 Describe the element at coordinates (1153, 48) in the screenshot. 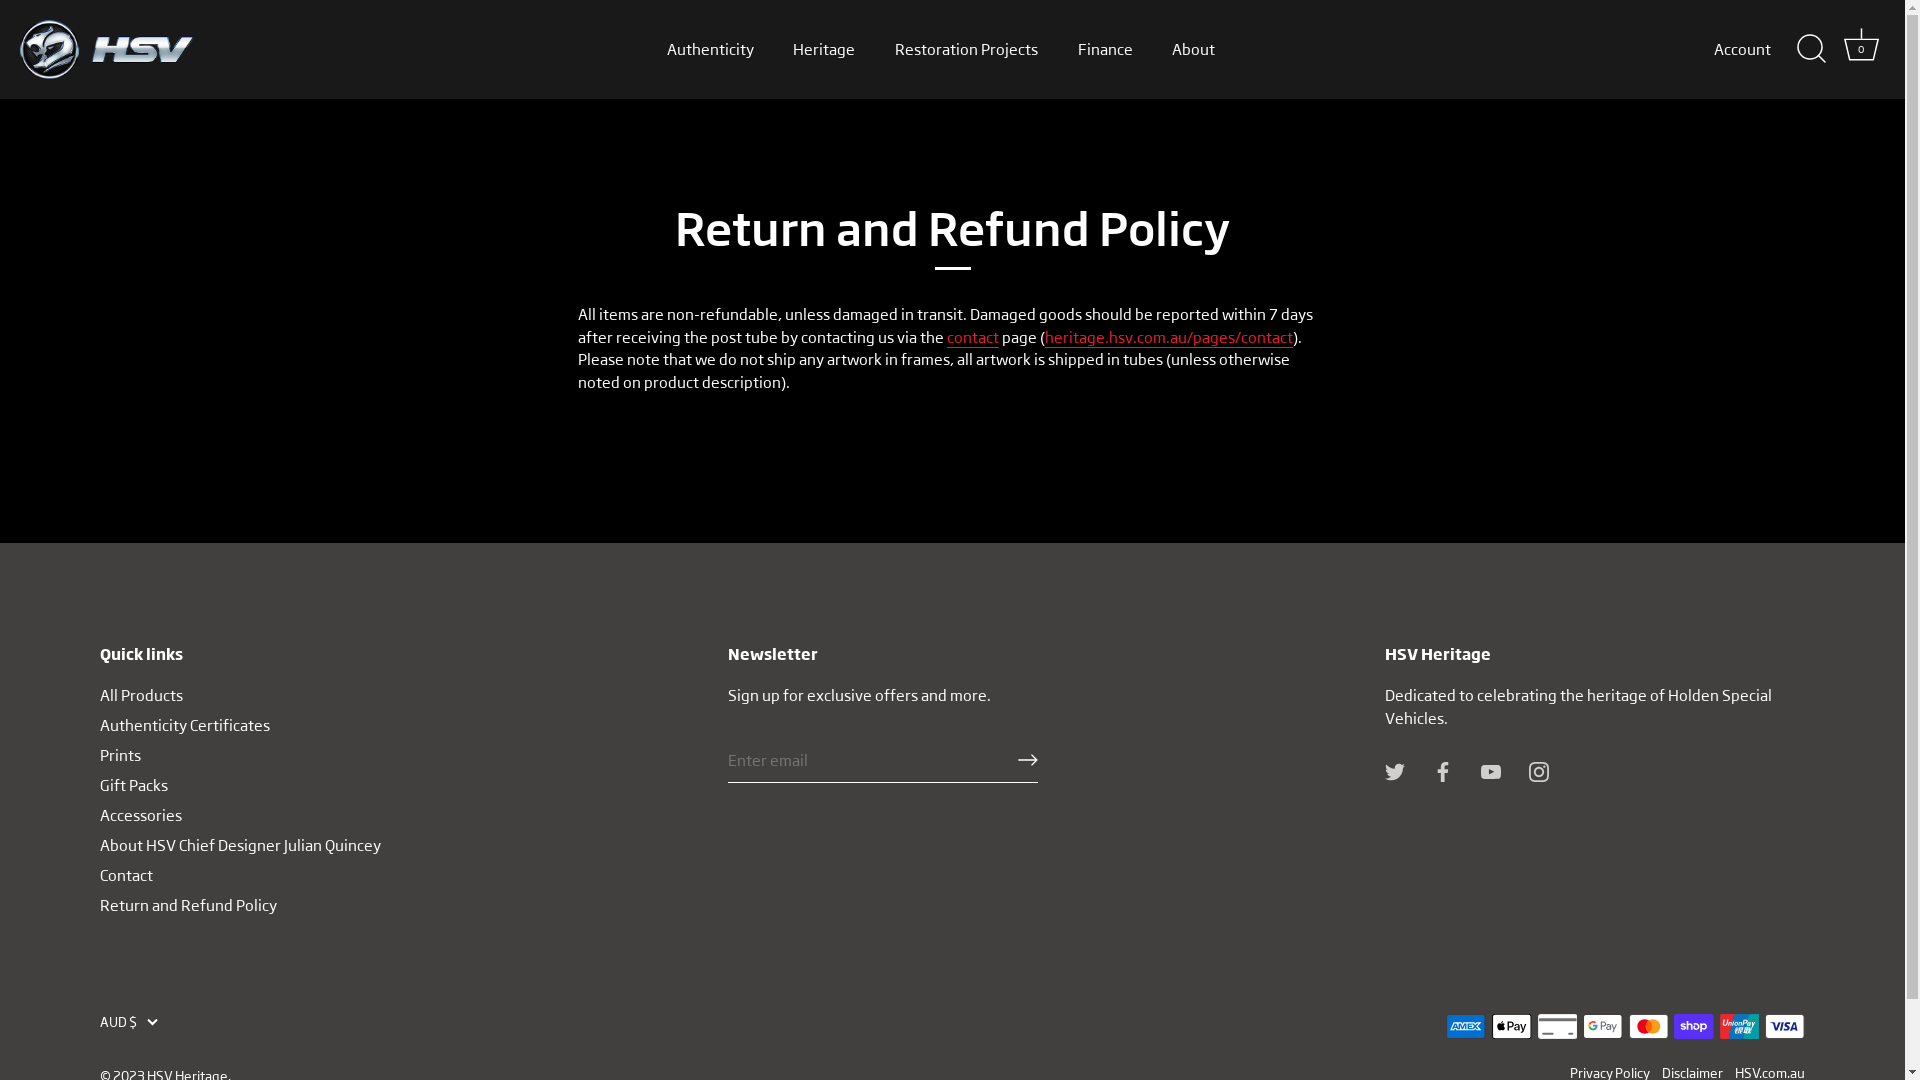

I see `'About'` at that location.